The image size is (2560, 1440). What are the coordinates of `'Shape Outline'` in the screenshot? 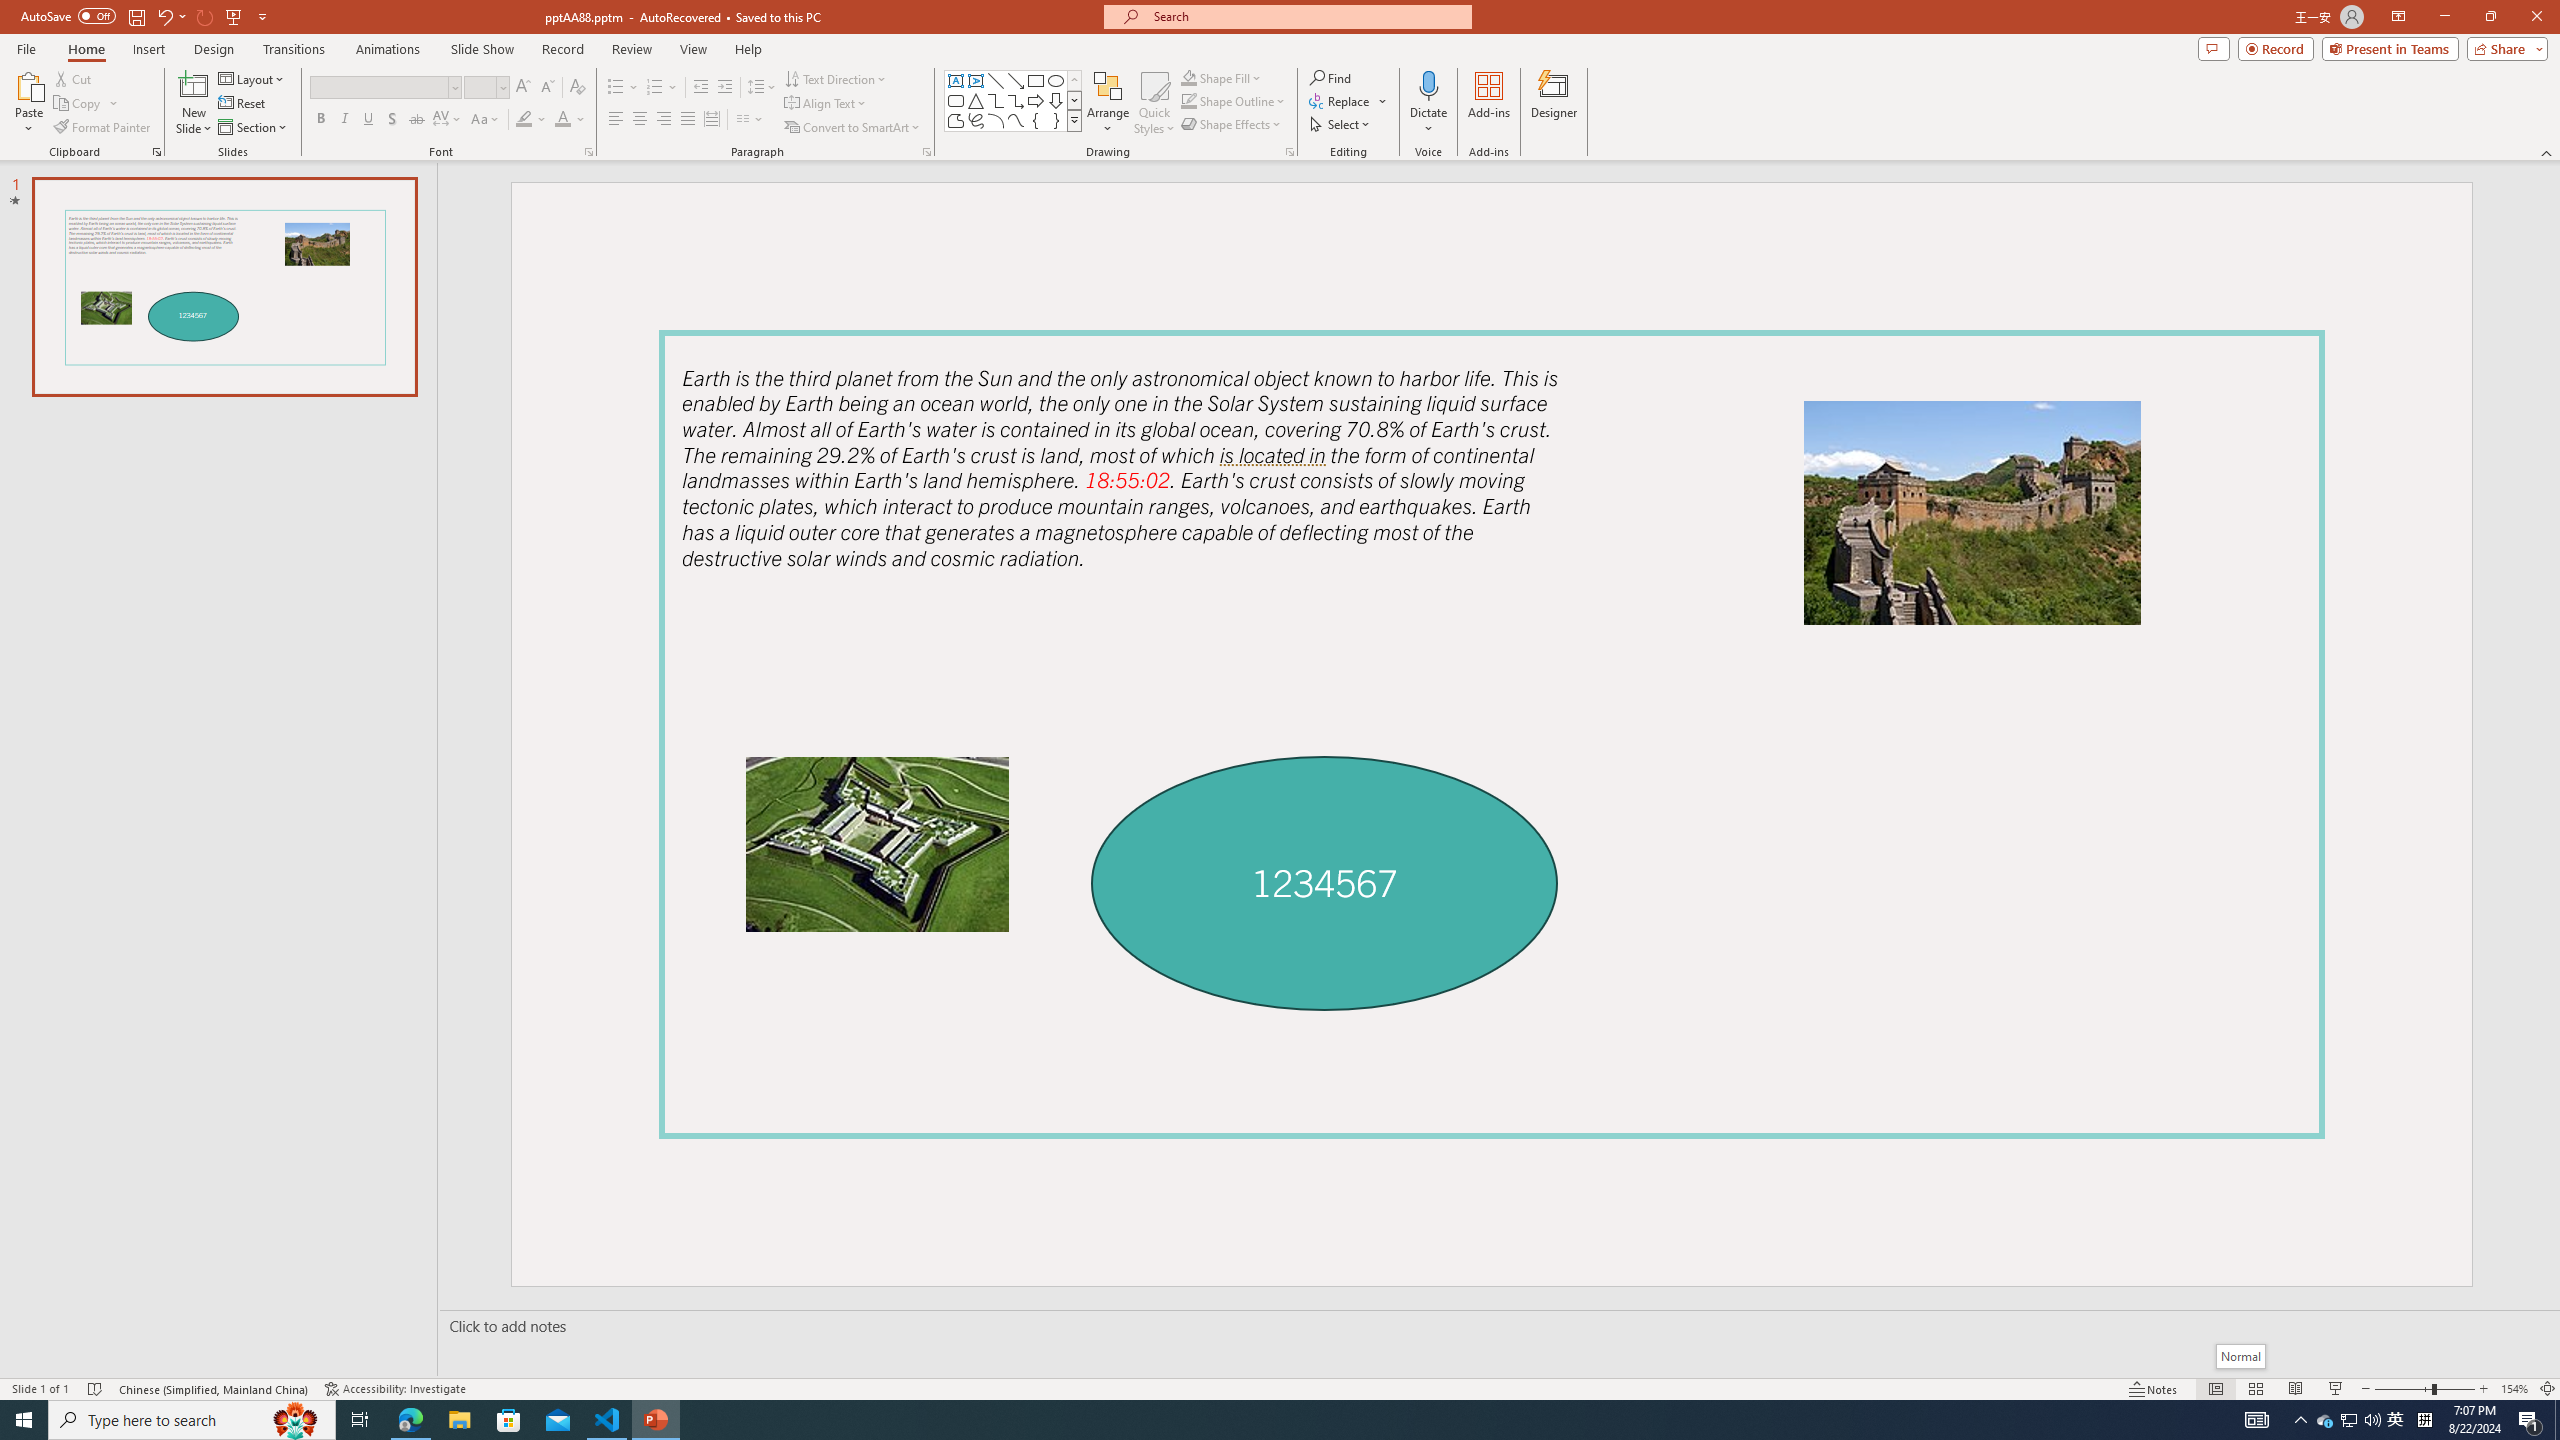 It's located at (1232, 99).